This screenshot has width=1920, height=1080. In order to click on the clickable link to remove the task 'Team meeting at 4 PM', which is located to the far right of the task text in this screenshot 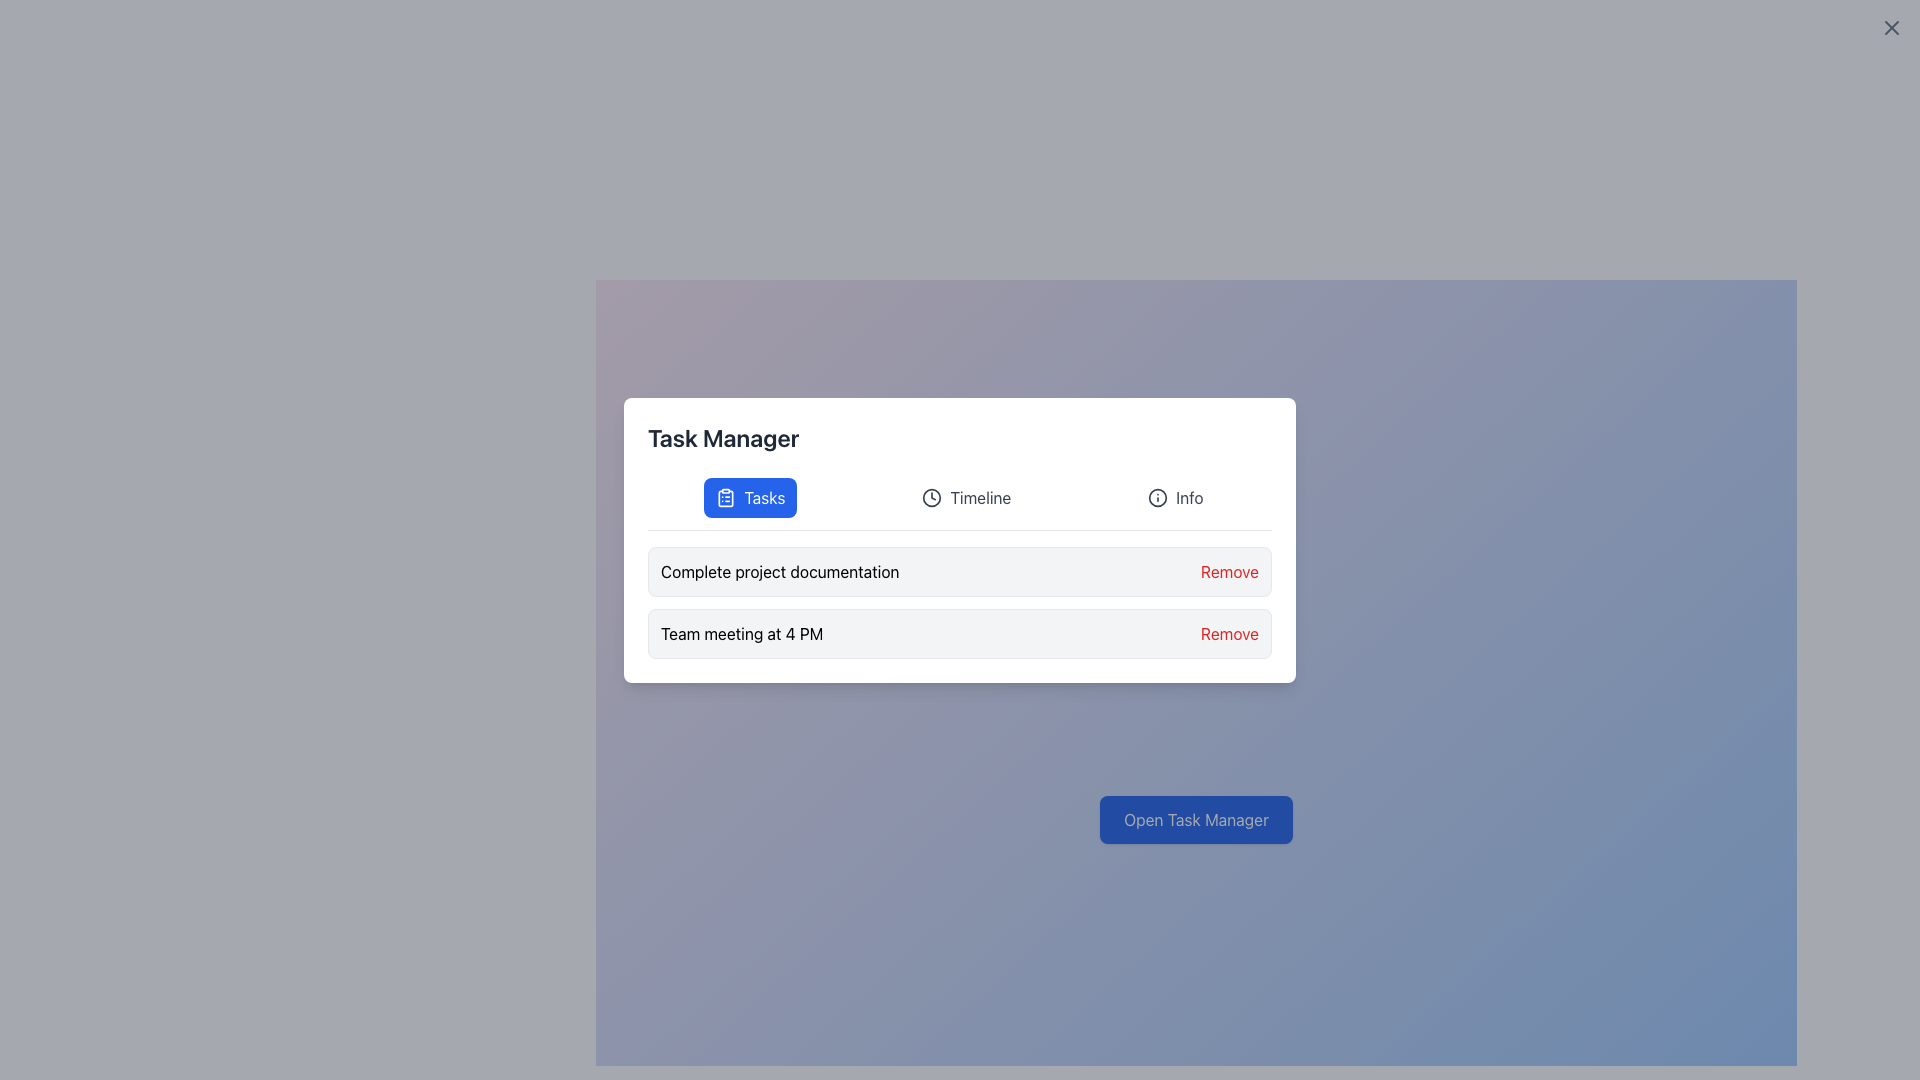, I will do `click(1228, 633)`.